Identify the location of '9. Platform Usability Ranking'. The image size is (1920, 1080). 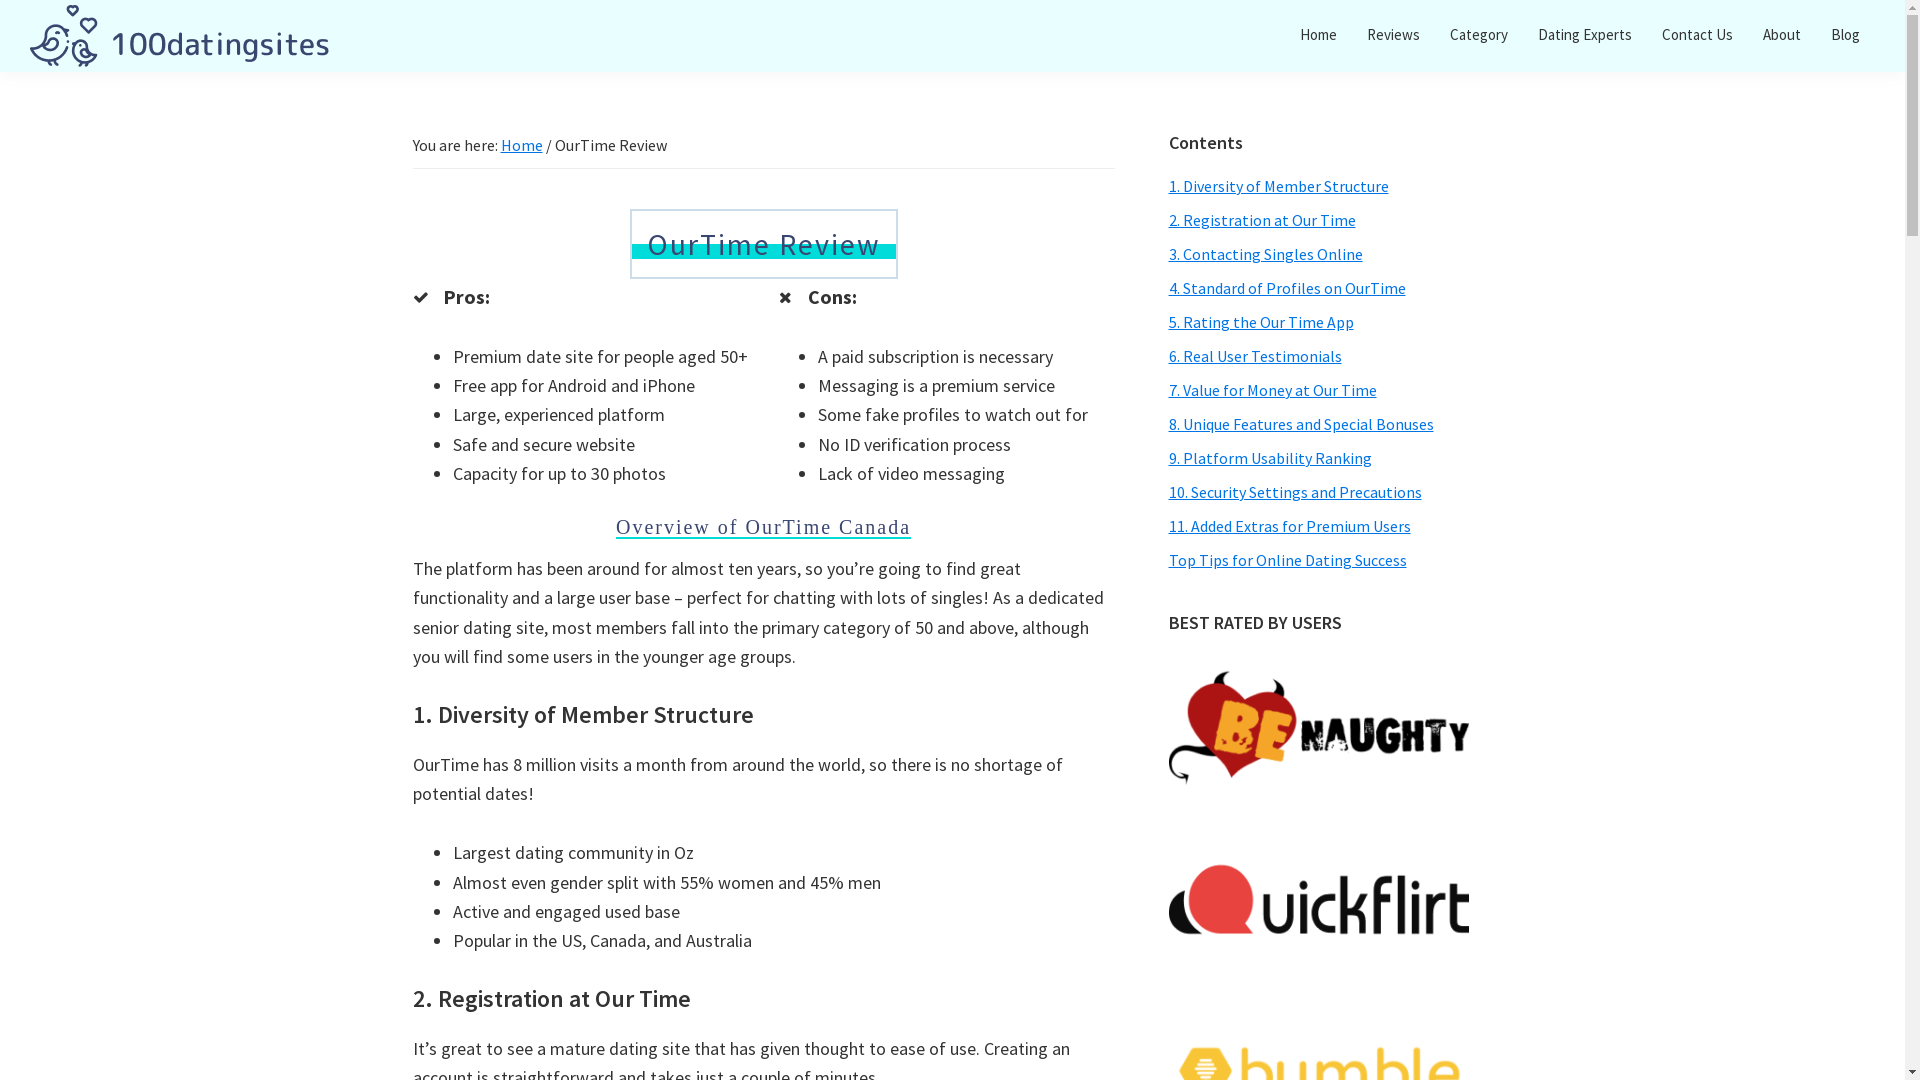
(1268, 458).